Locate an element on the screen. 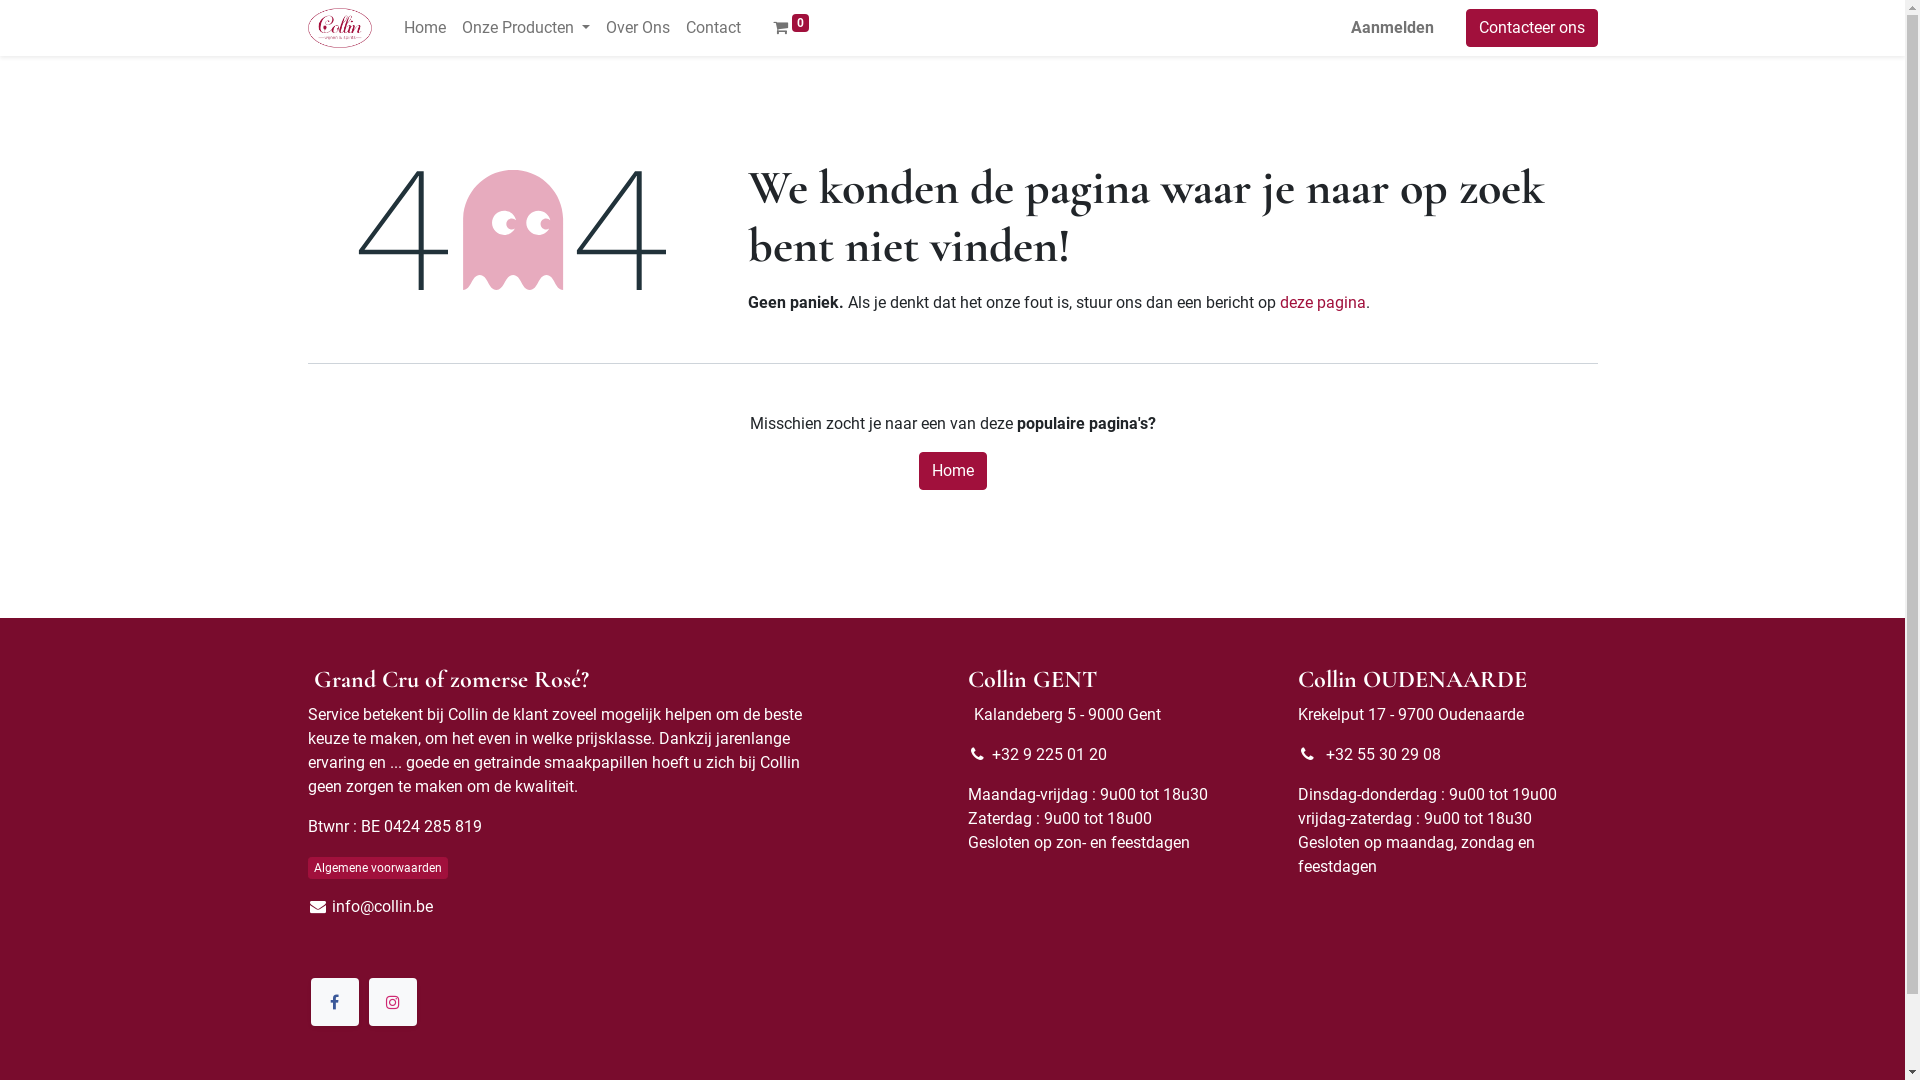 The image size is (1920, 1080). 'Home' is located at coordinates (950, 470).